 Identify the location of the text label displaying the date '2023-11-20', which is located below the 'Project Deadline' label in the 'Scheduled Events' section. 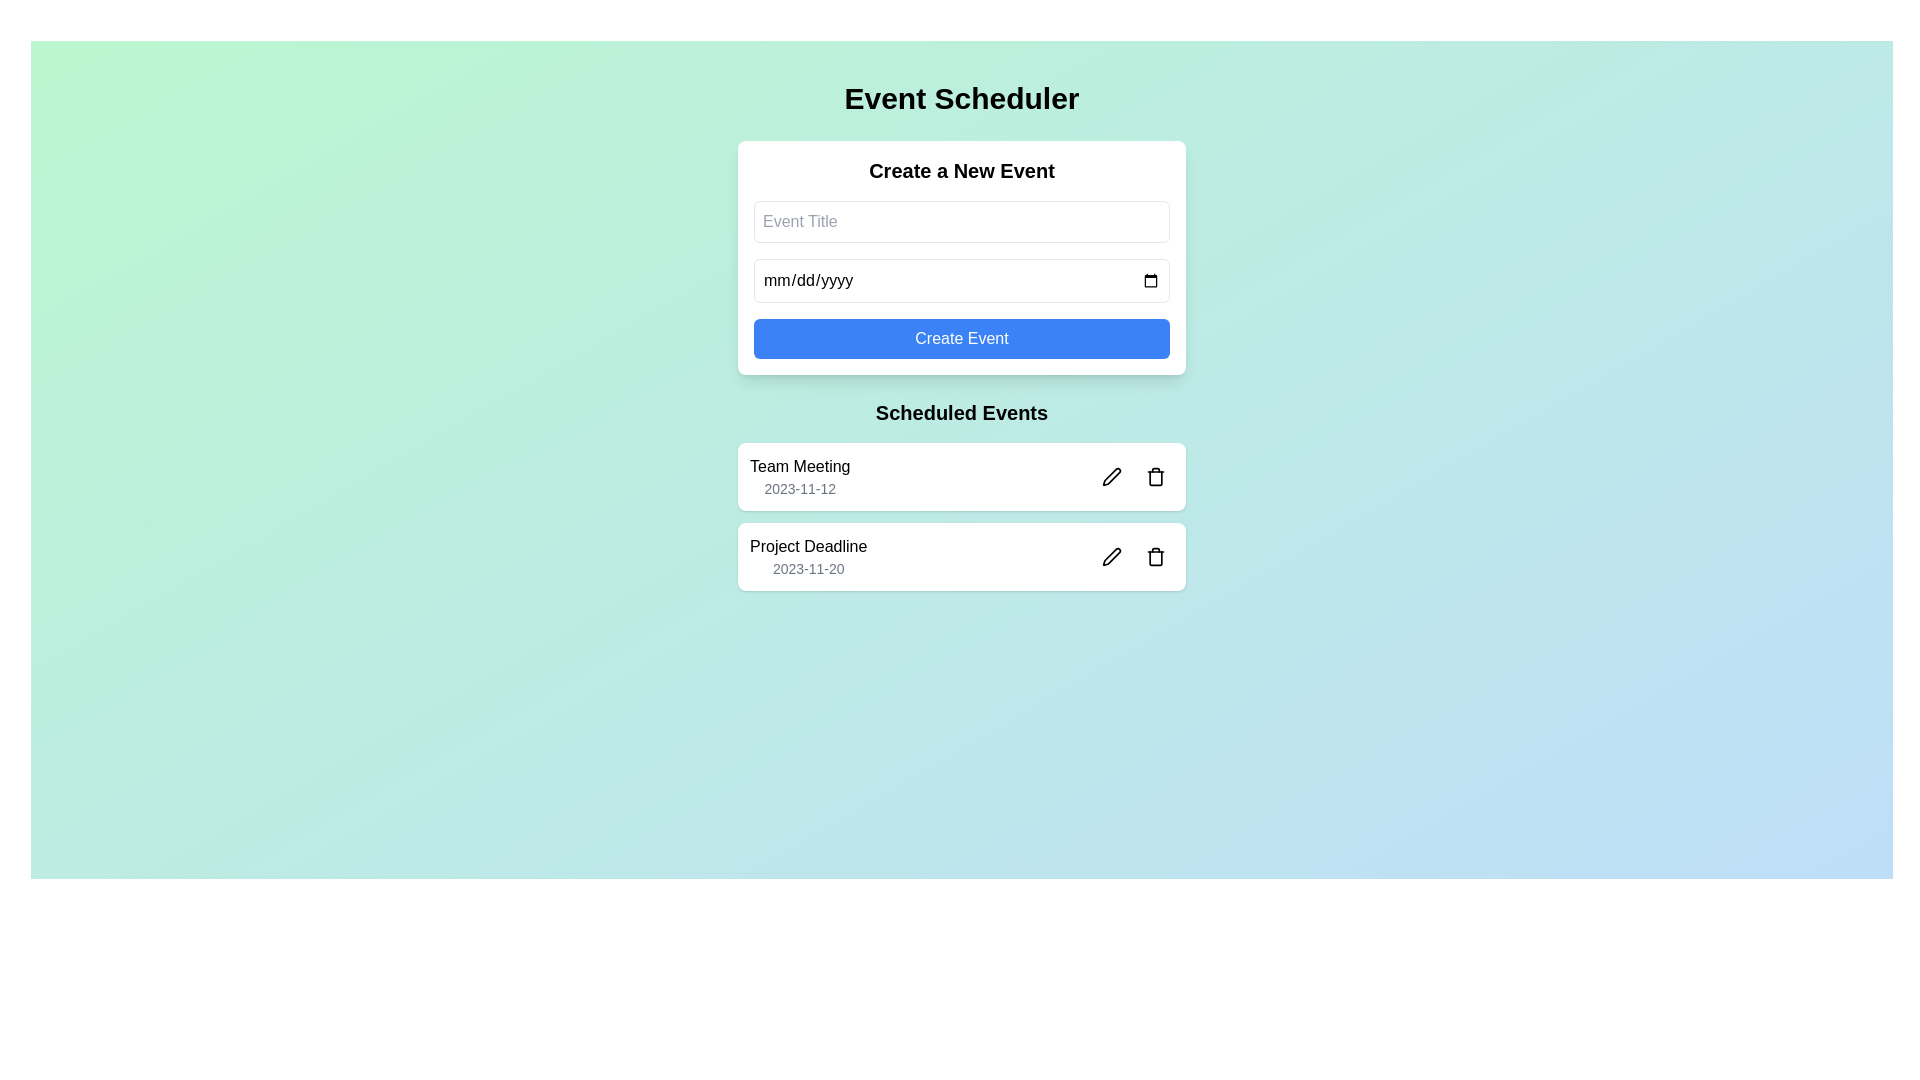
(808, 569).